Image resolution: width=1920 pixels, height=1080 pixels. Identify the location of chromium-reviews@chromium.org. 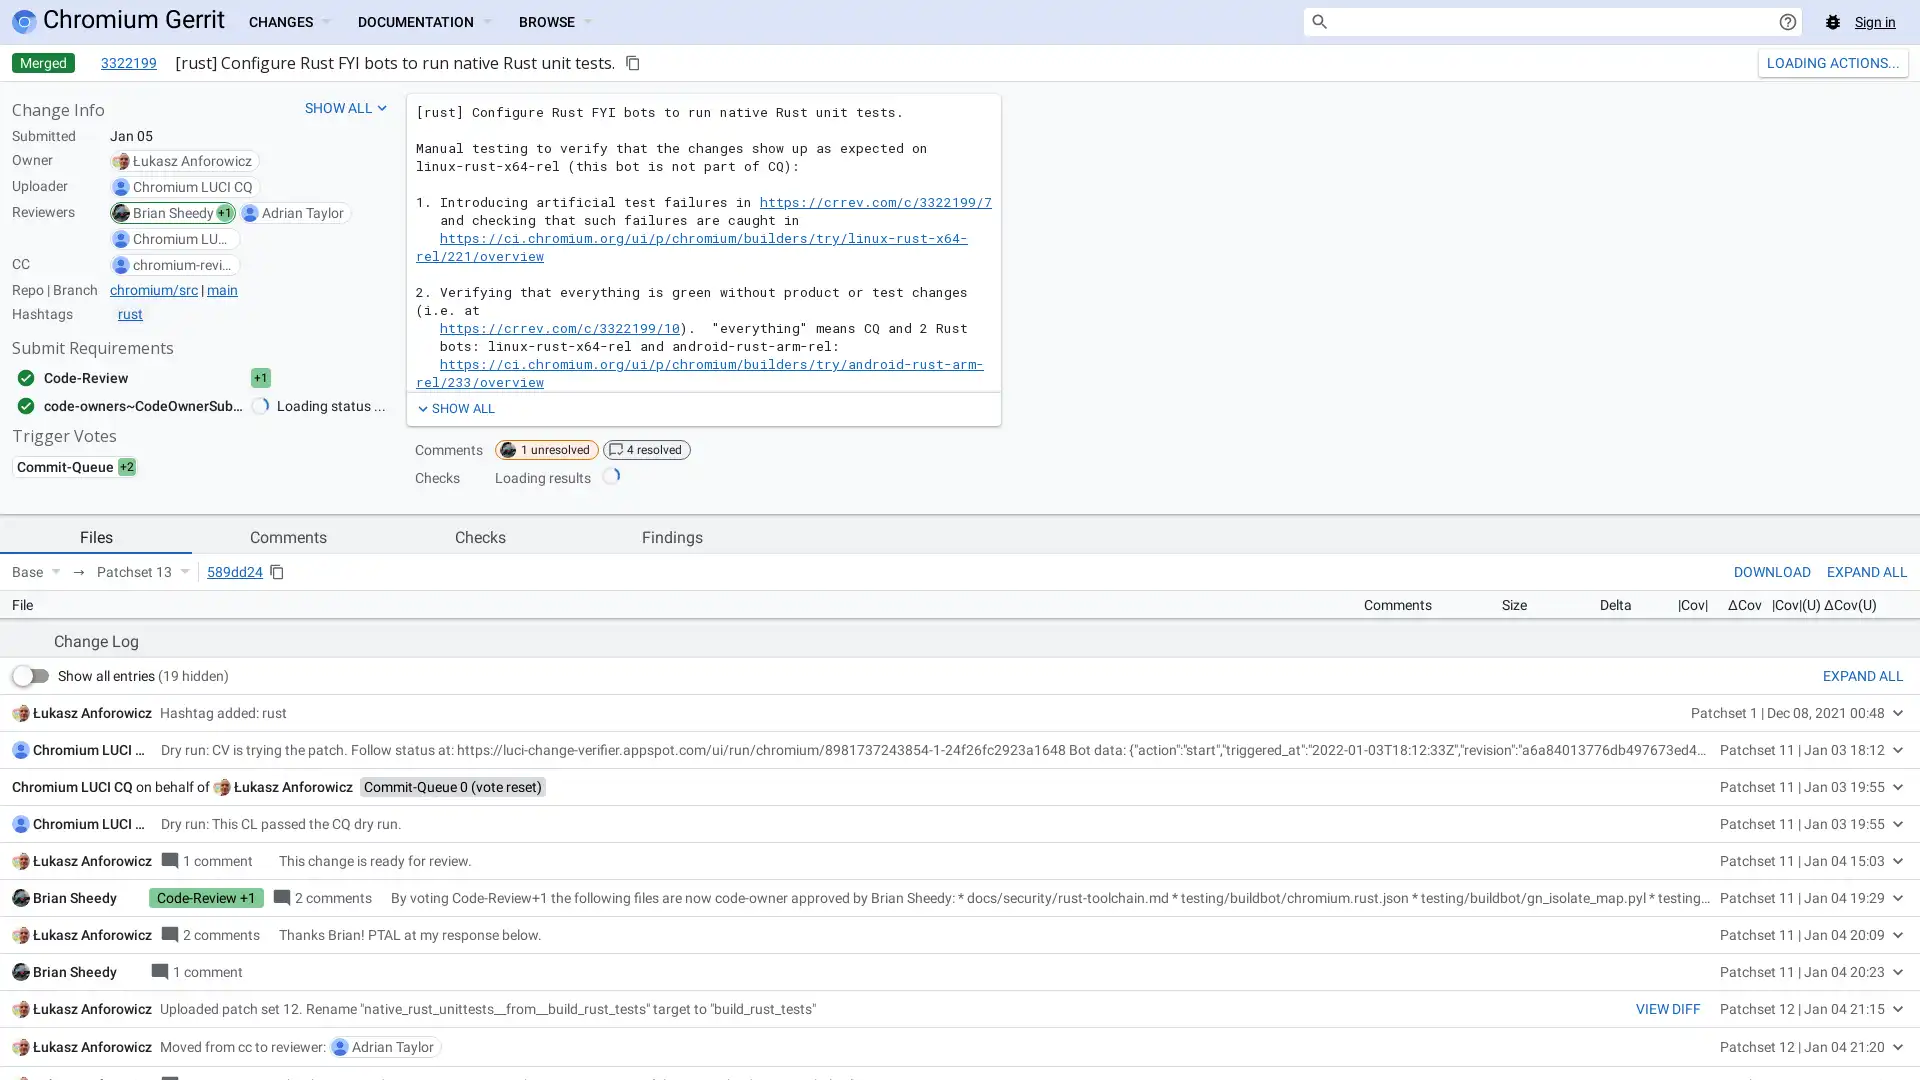
(182, 264).